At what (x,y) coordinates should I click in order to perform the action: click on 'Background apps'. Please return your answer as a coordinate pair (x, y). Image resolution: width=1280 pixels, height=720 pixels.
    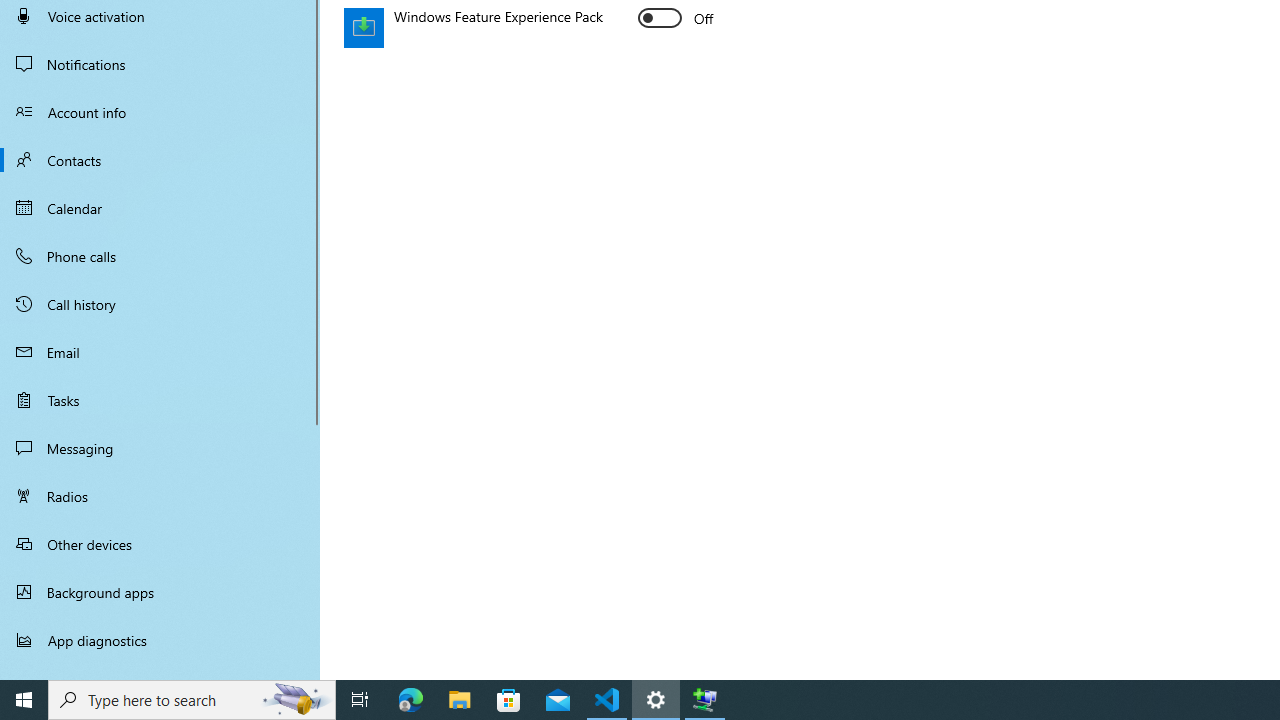
    Looking at the image, I should click on (160, 591).